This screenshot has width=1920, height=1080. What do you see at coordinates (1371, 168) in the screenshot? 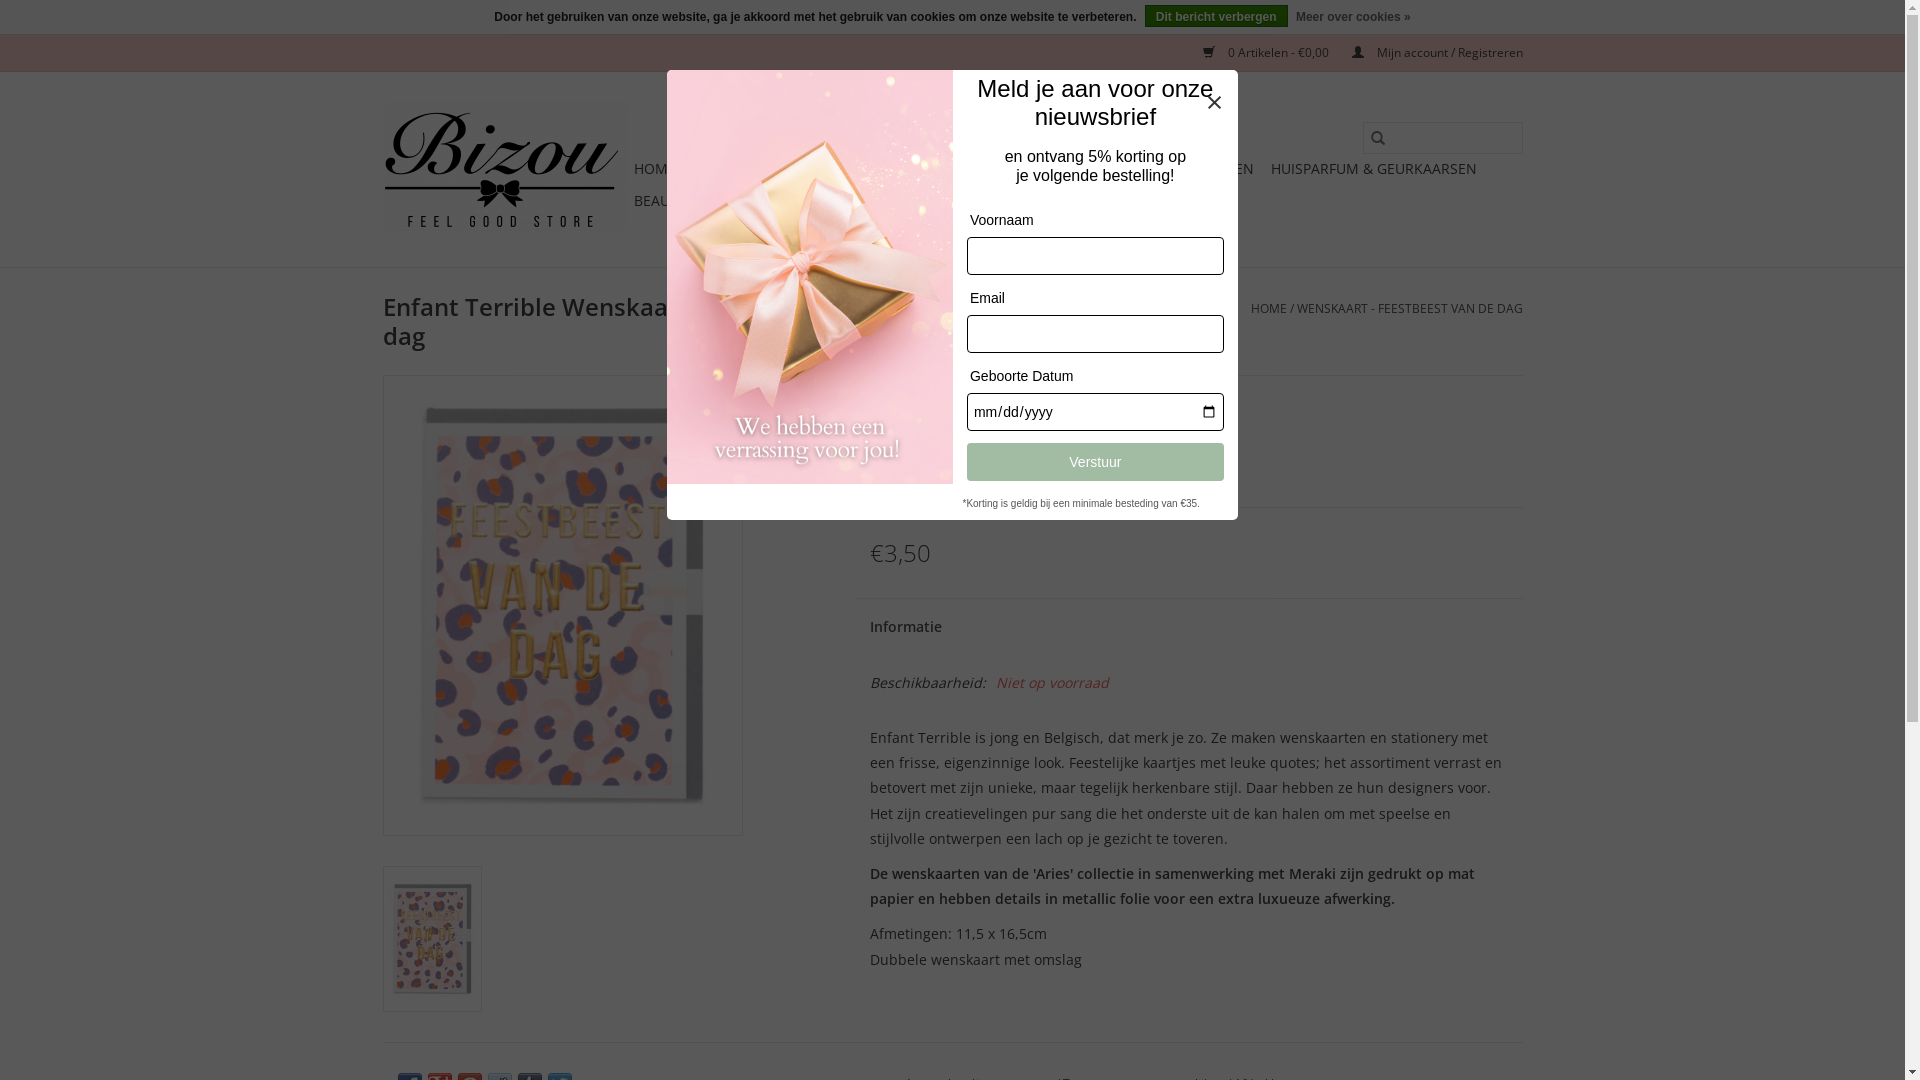
I see `'HUISPARFUM & GEURKAARSEN'` at bounding box center [1371, 168].